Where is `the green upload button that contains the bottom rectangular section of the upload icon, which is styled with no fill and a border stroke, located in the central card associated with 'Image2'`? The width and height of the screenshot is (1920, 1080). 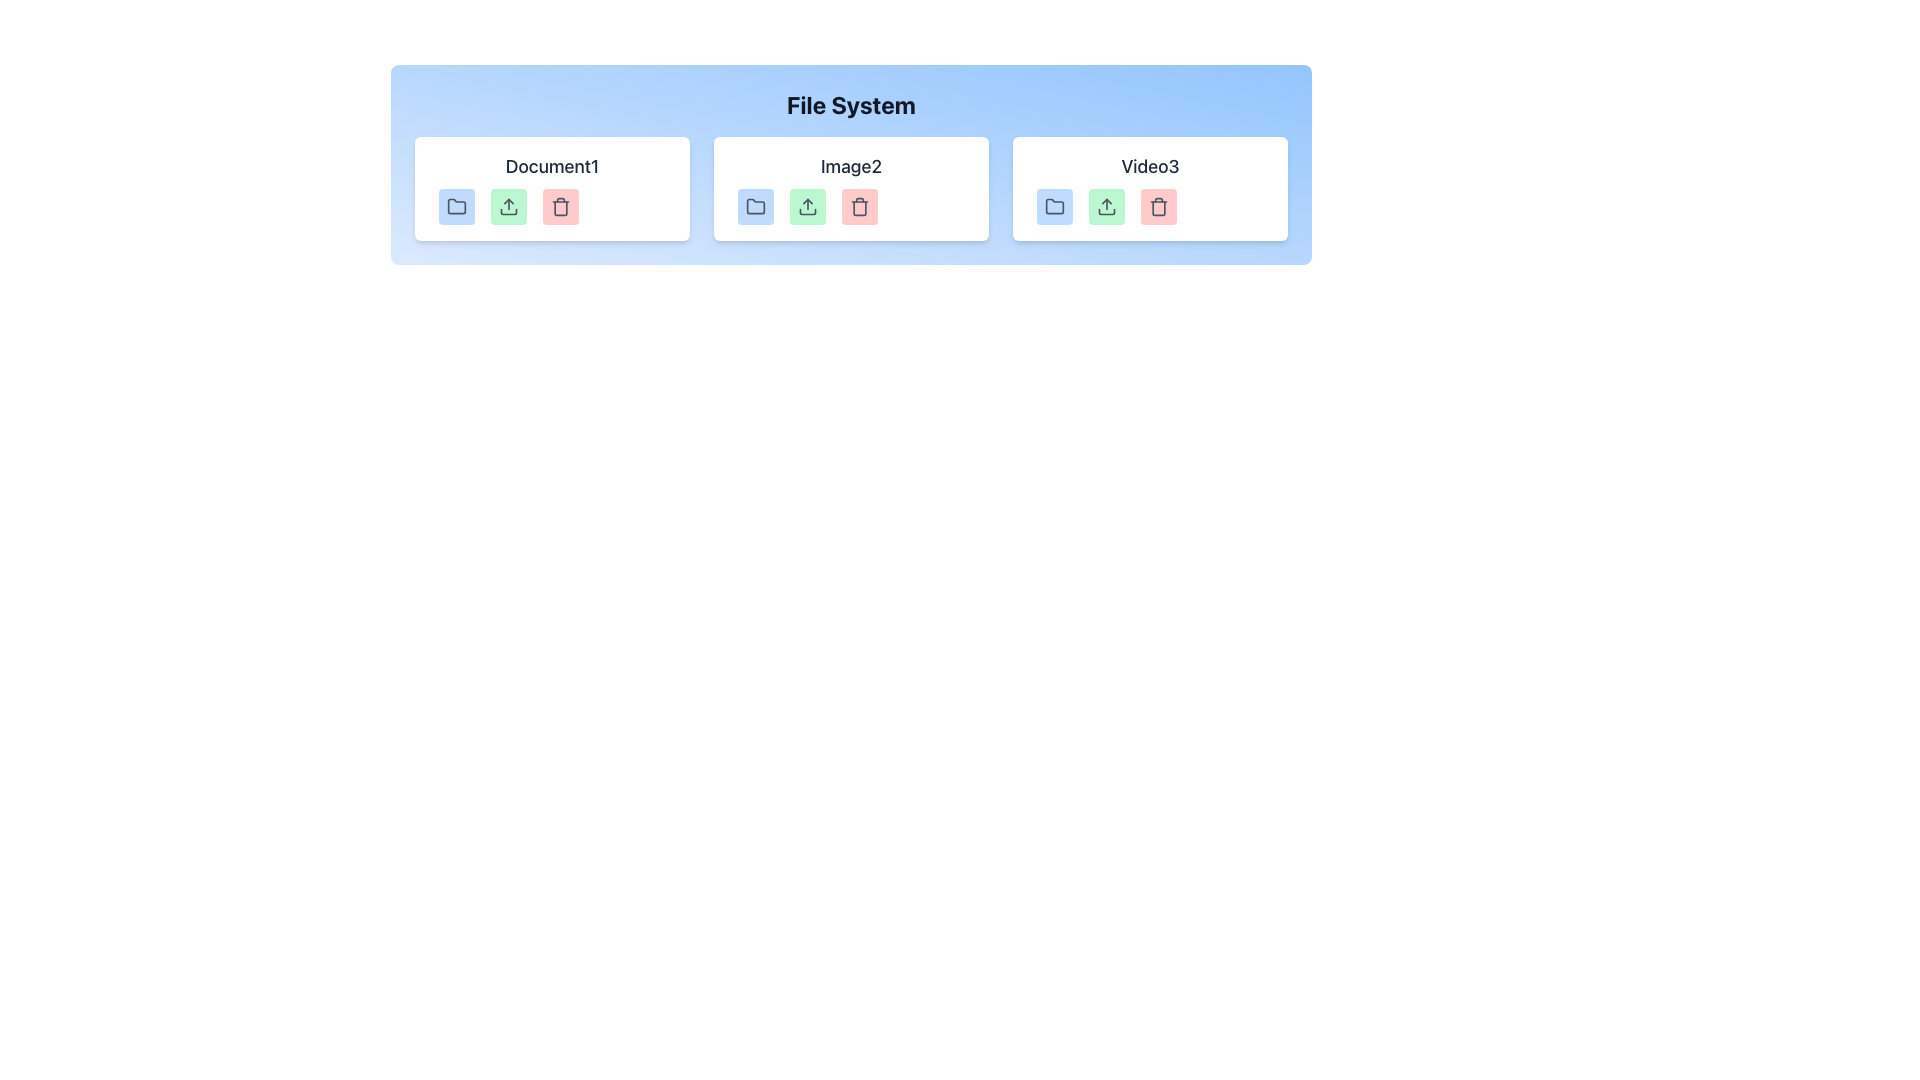
the green upload button that contains the bottom rectangular section of the upload icon, which is styled with no fill and a border stroke, located in the central card associated with 'Image2' is located at coordinates (807, 212).